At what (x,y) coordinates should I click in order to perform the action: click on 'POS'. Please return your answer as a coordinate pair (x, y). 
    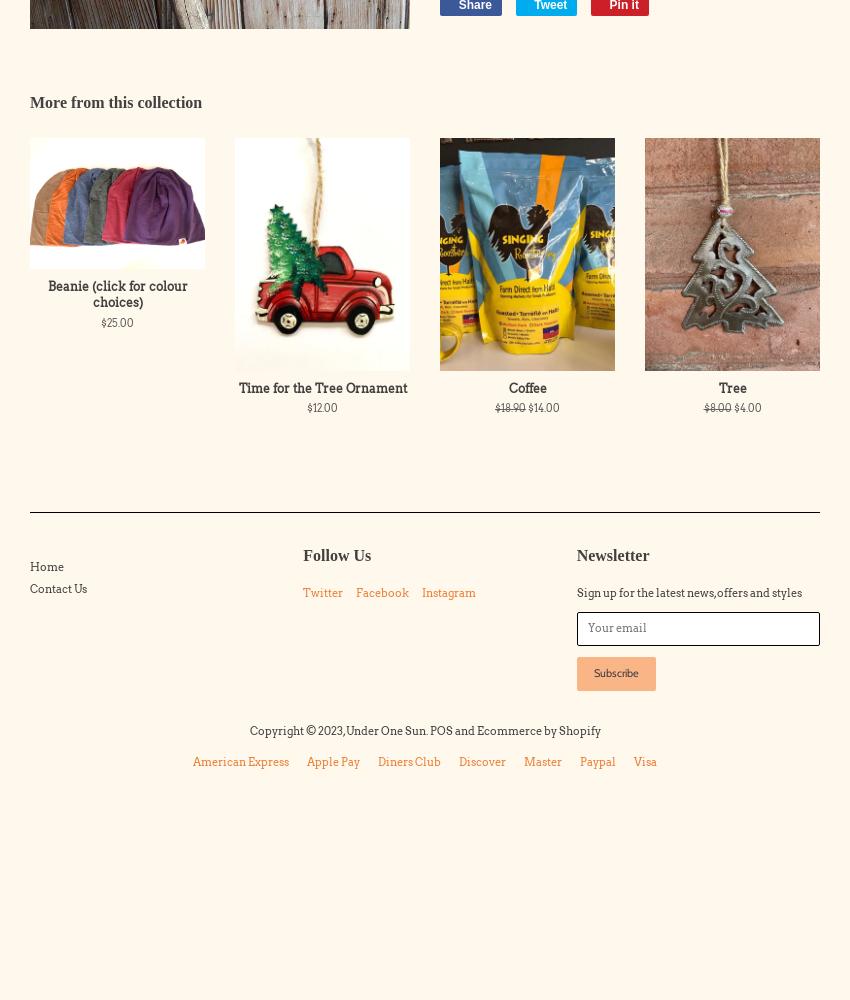
    Looking at the image, I should click on (427, 729).